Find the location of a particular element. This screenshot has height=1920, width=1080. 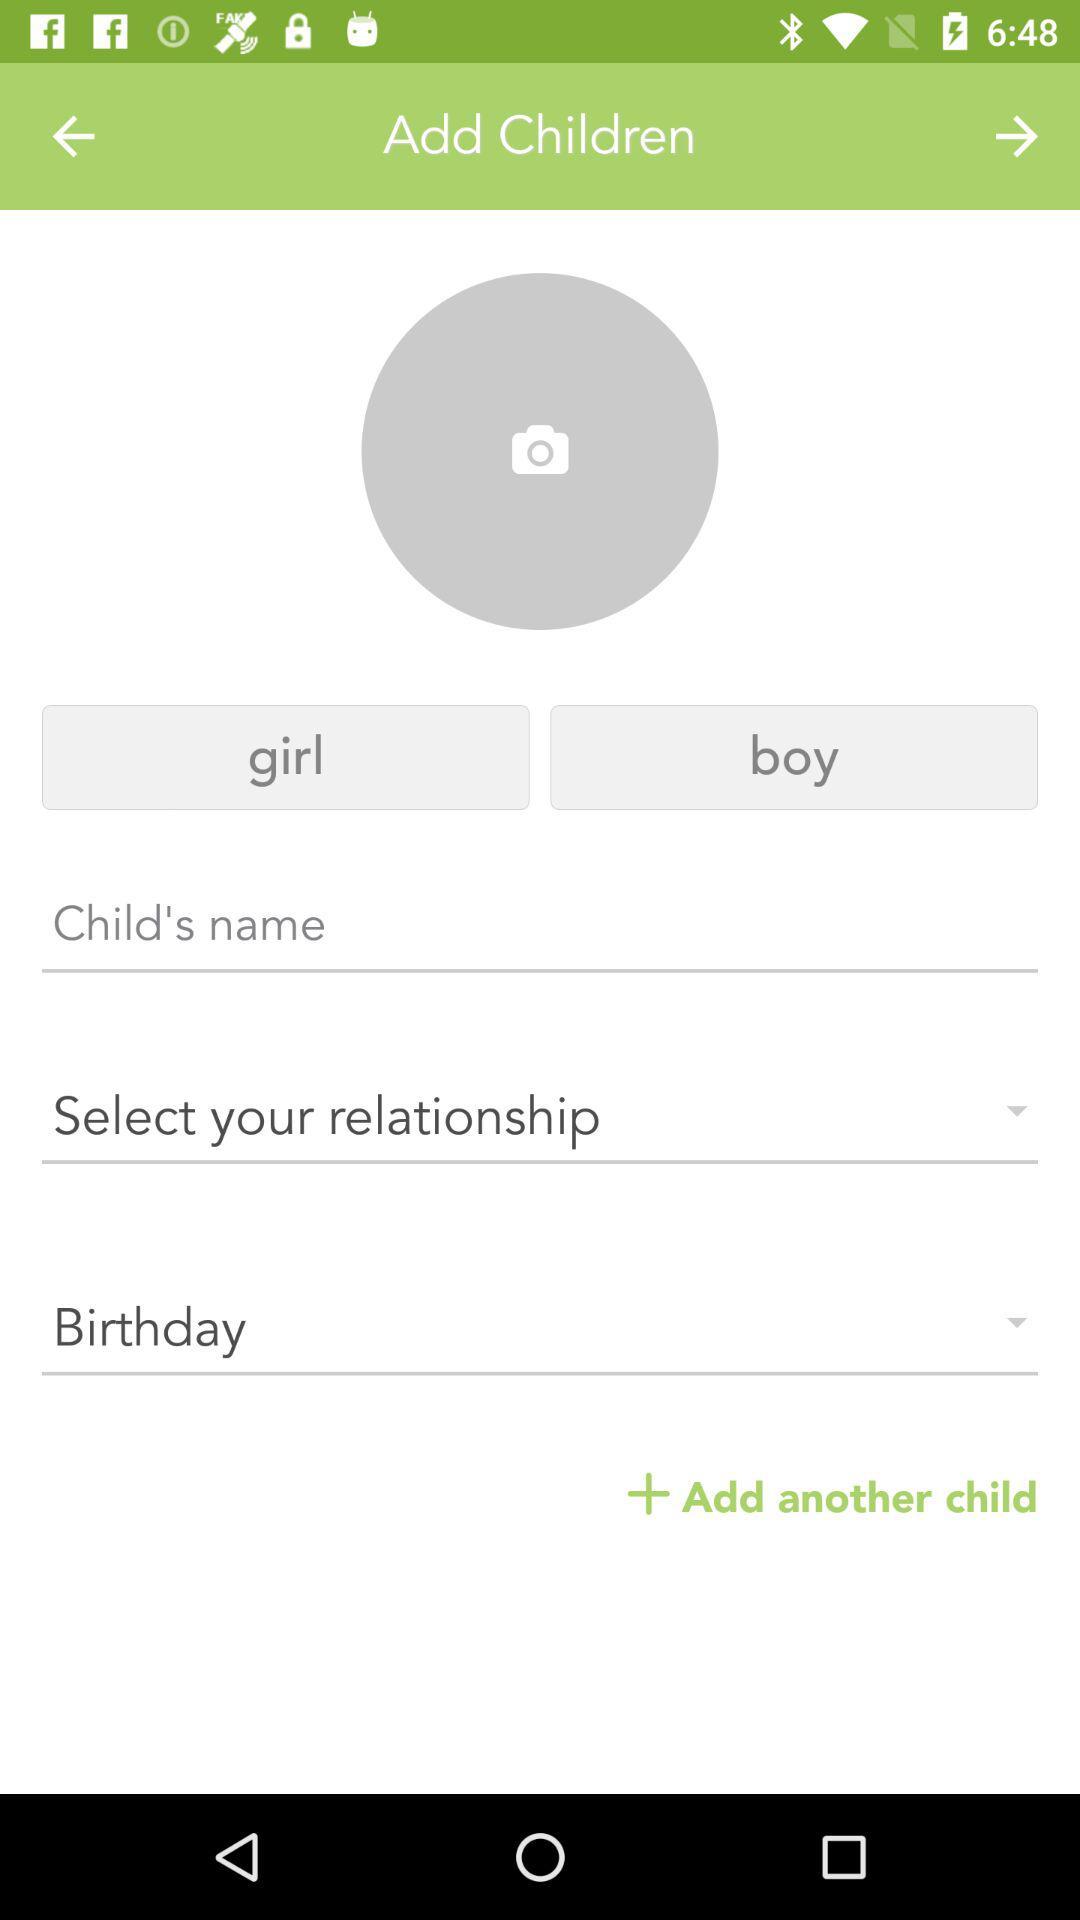

item next to add children icon is located at coordinates (72, 135).